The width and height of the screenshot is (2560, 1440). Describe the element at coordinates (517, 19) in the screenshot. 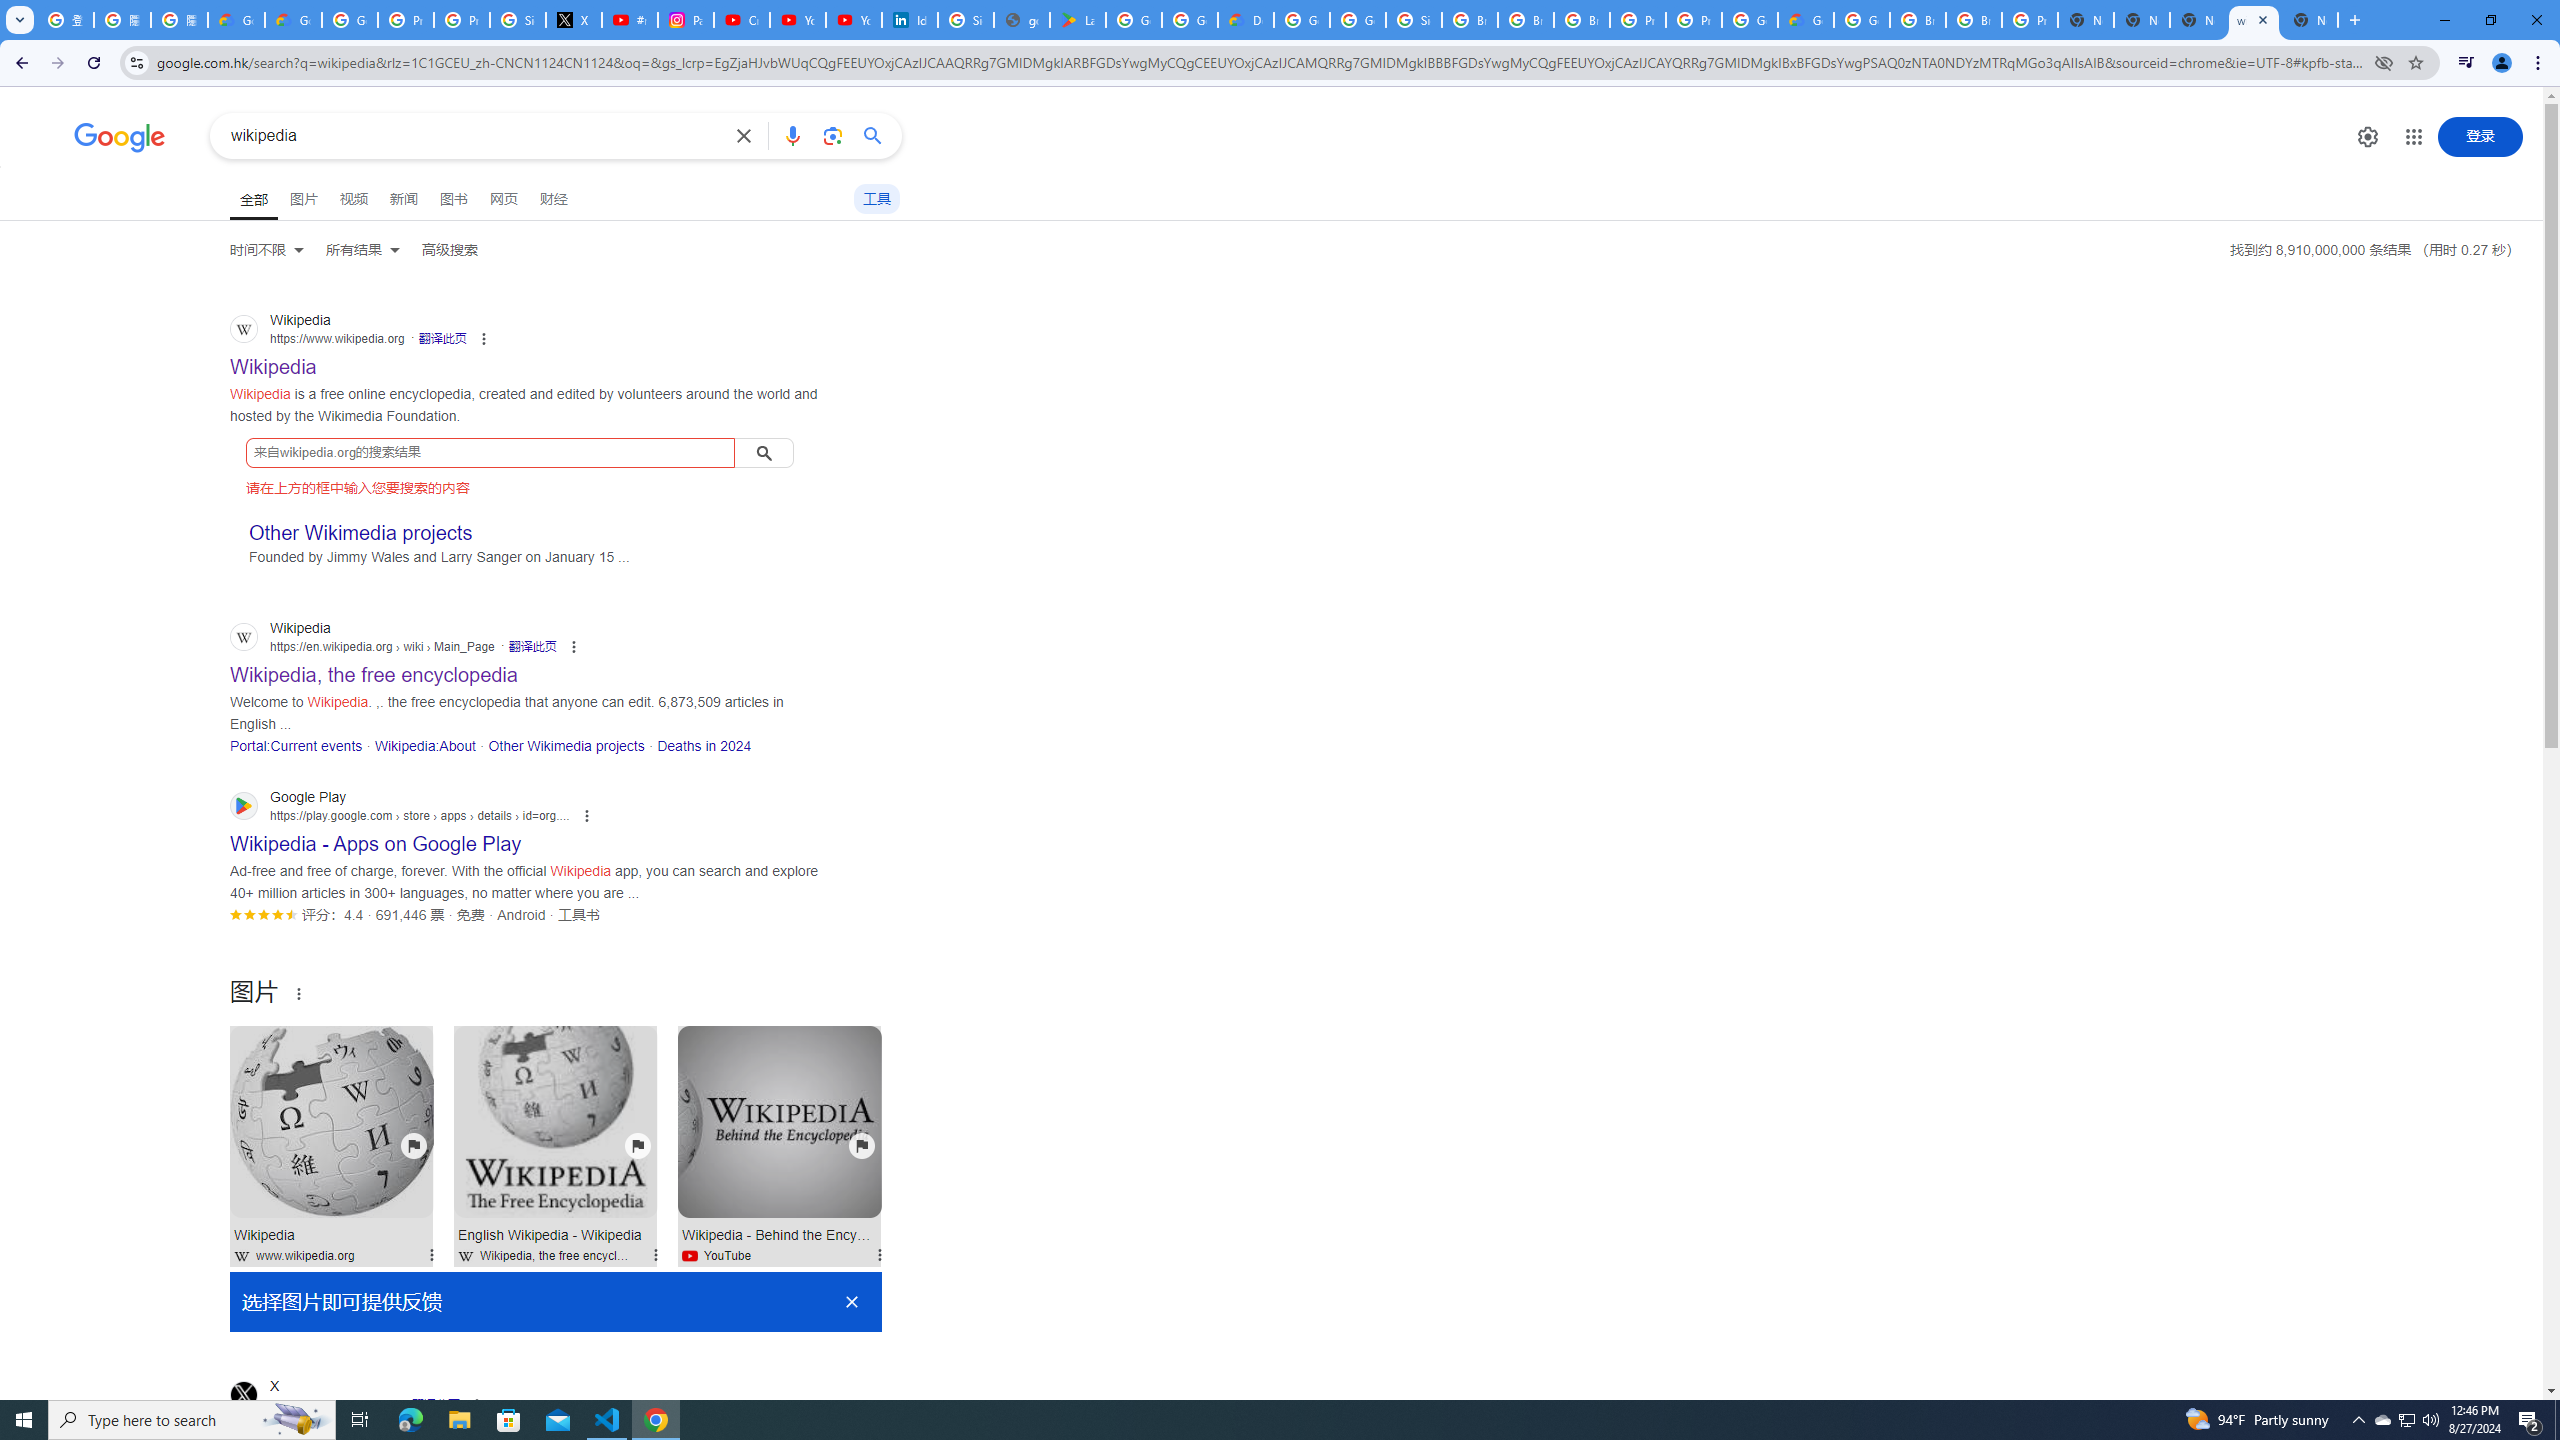

I see `'Sign in - Google Accounts'` at that location.